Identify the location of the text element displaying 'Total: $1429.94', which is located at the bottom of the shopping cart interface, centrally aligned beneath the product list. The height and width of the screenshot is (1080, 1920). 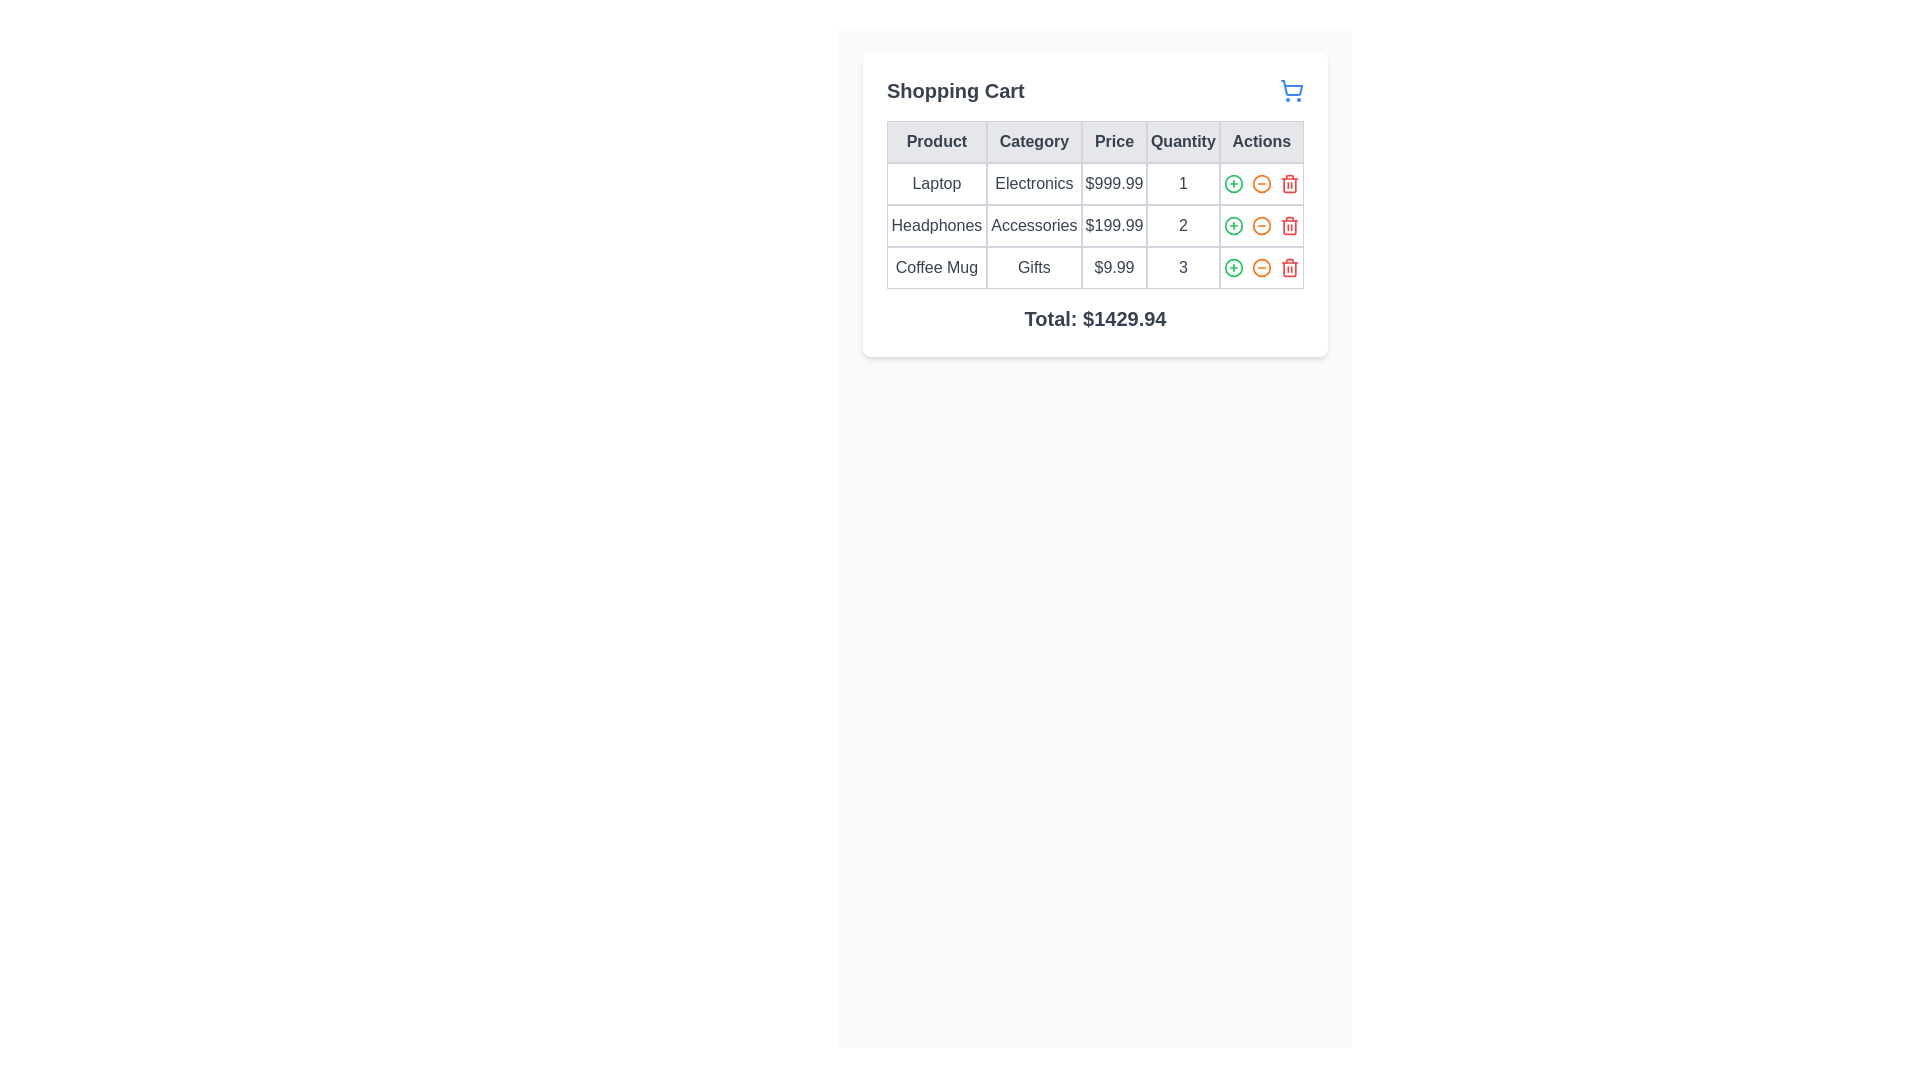
(1094, 318).